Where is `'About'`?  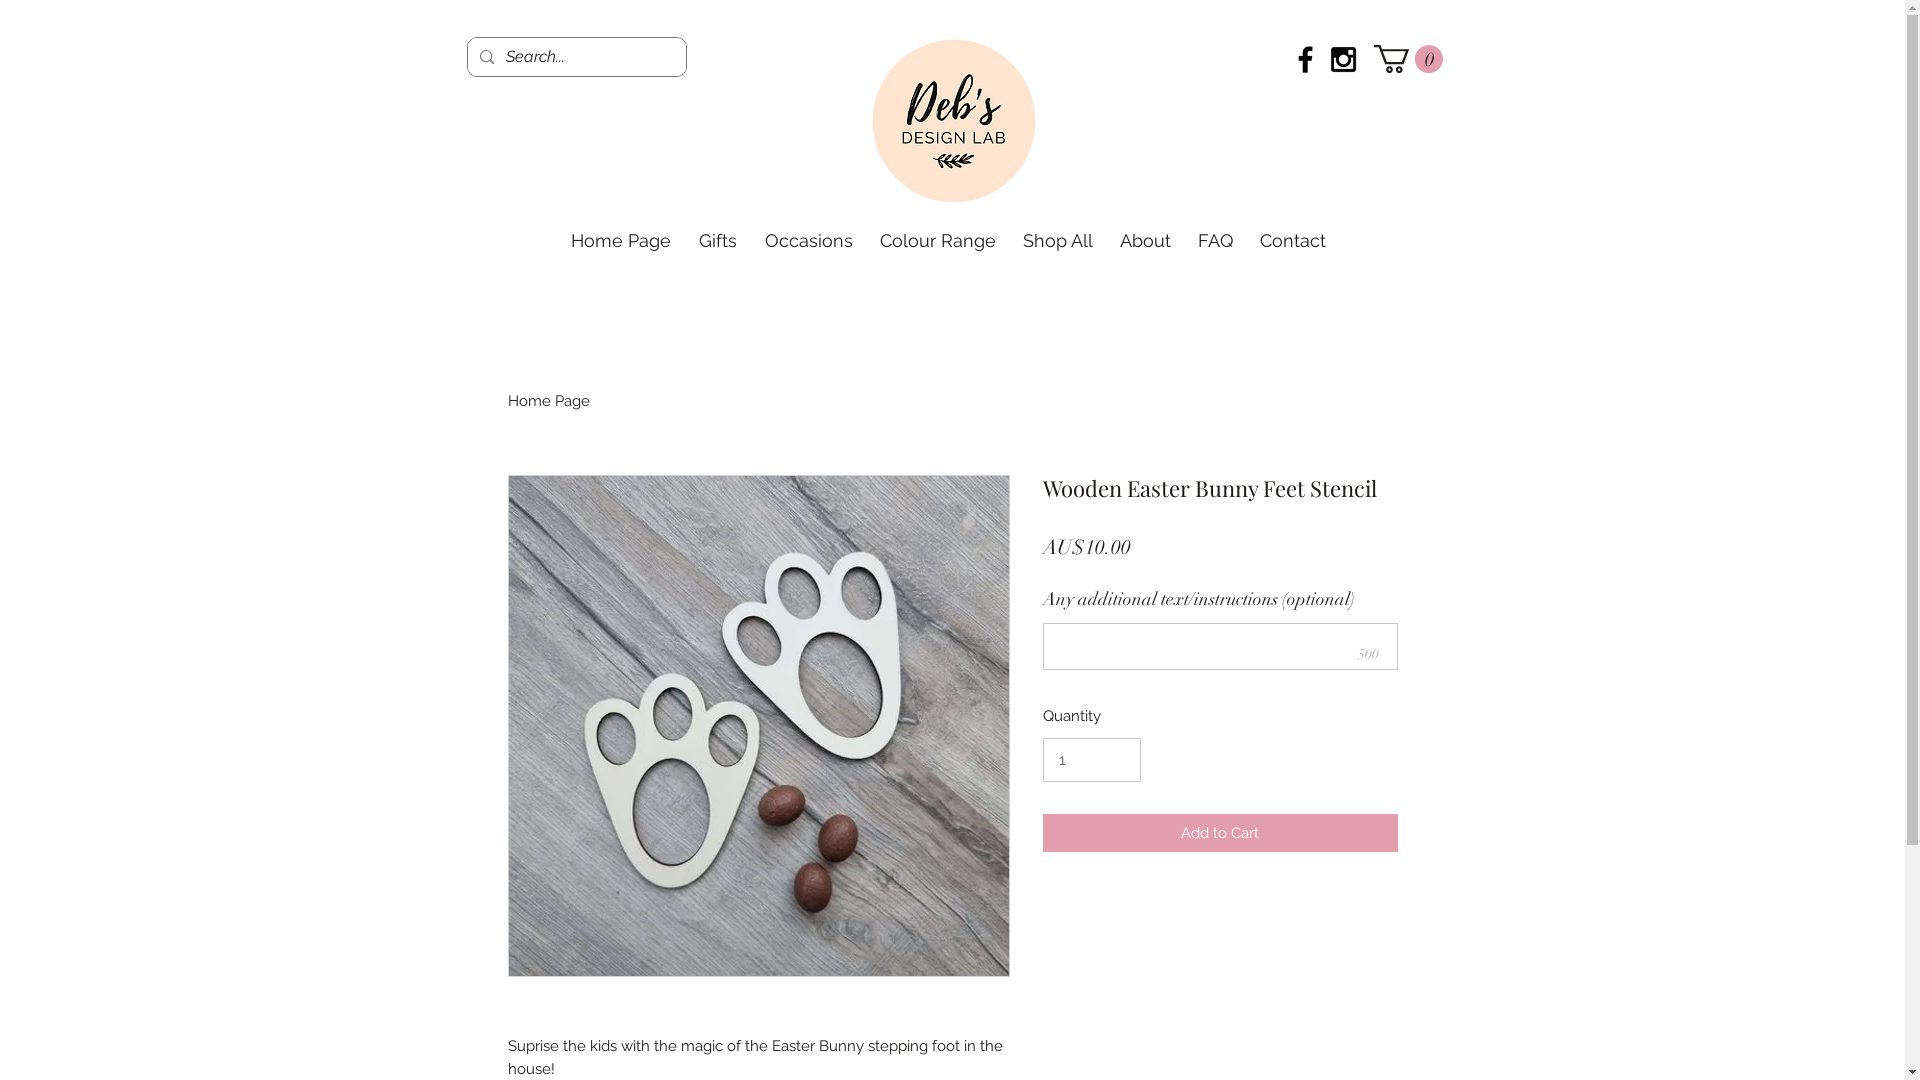
'About' is located at coordinates (1145, 239).